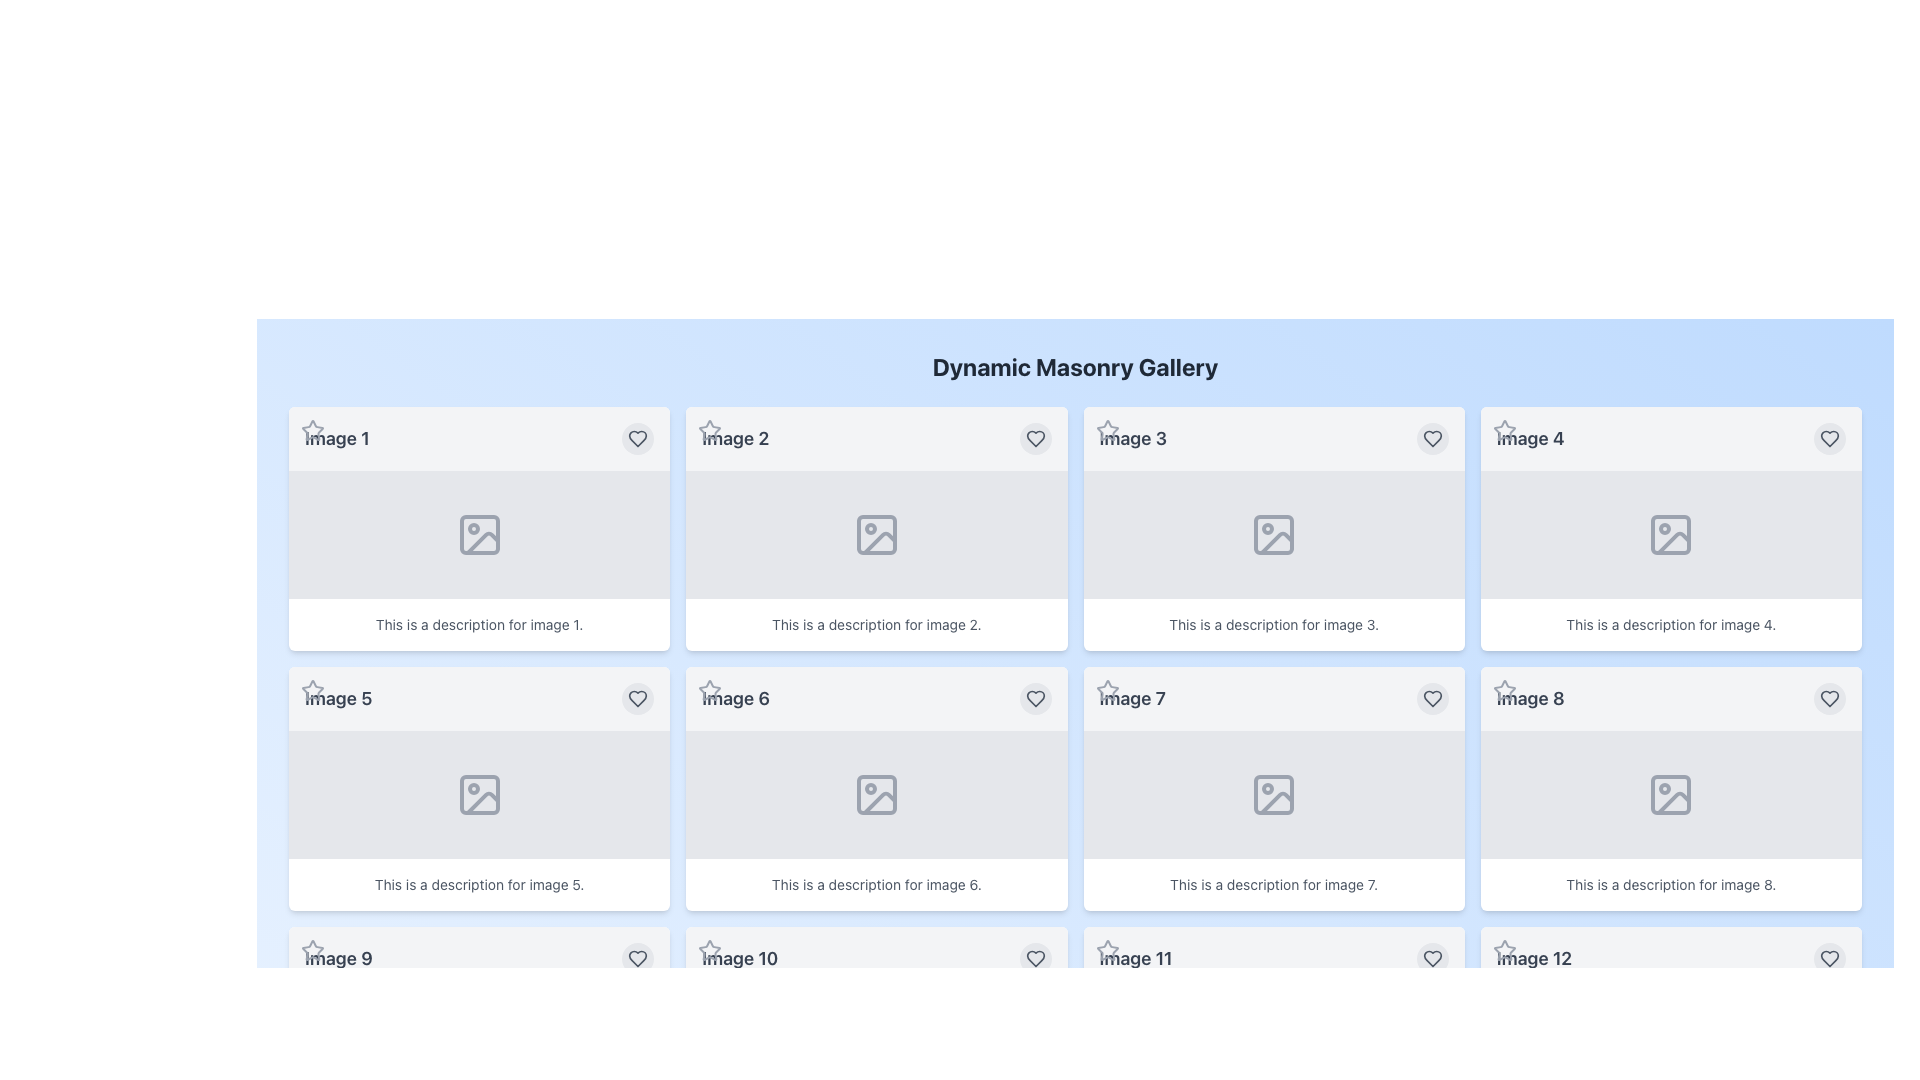  Describe the element at coordinates (1529, 697) in the screenshot. I see `text content of the text label displaying 'Image 8', which is styled in bold dark gray and located at the top-left corner of the fourth card in the second row of the gallery` at that location.